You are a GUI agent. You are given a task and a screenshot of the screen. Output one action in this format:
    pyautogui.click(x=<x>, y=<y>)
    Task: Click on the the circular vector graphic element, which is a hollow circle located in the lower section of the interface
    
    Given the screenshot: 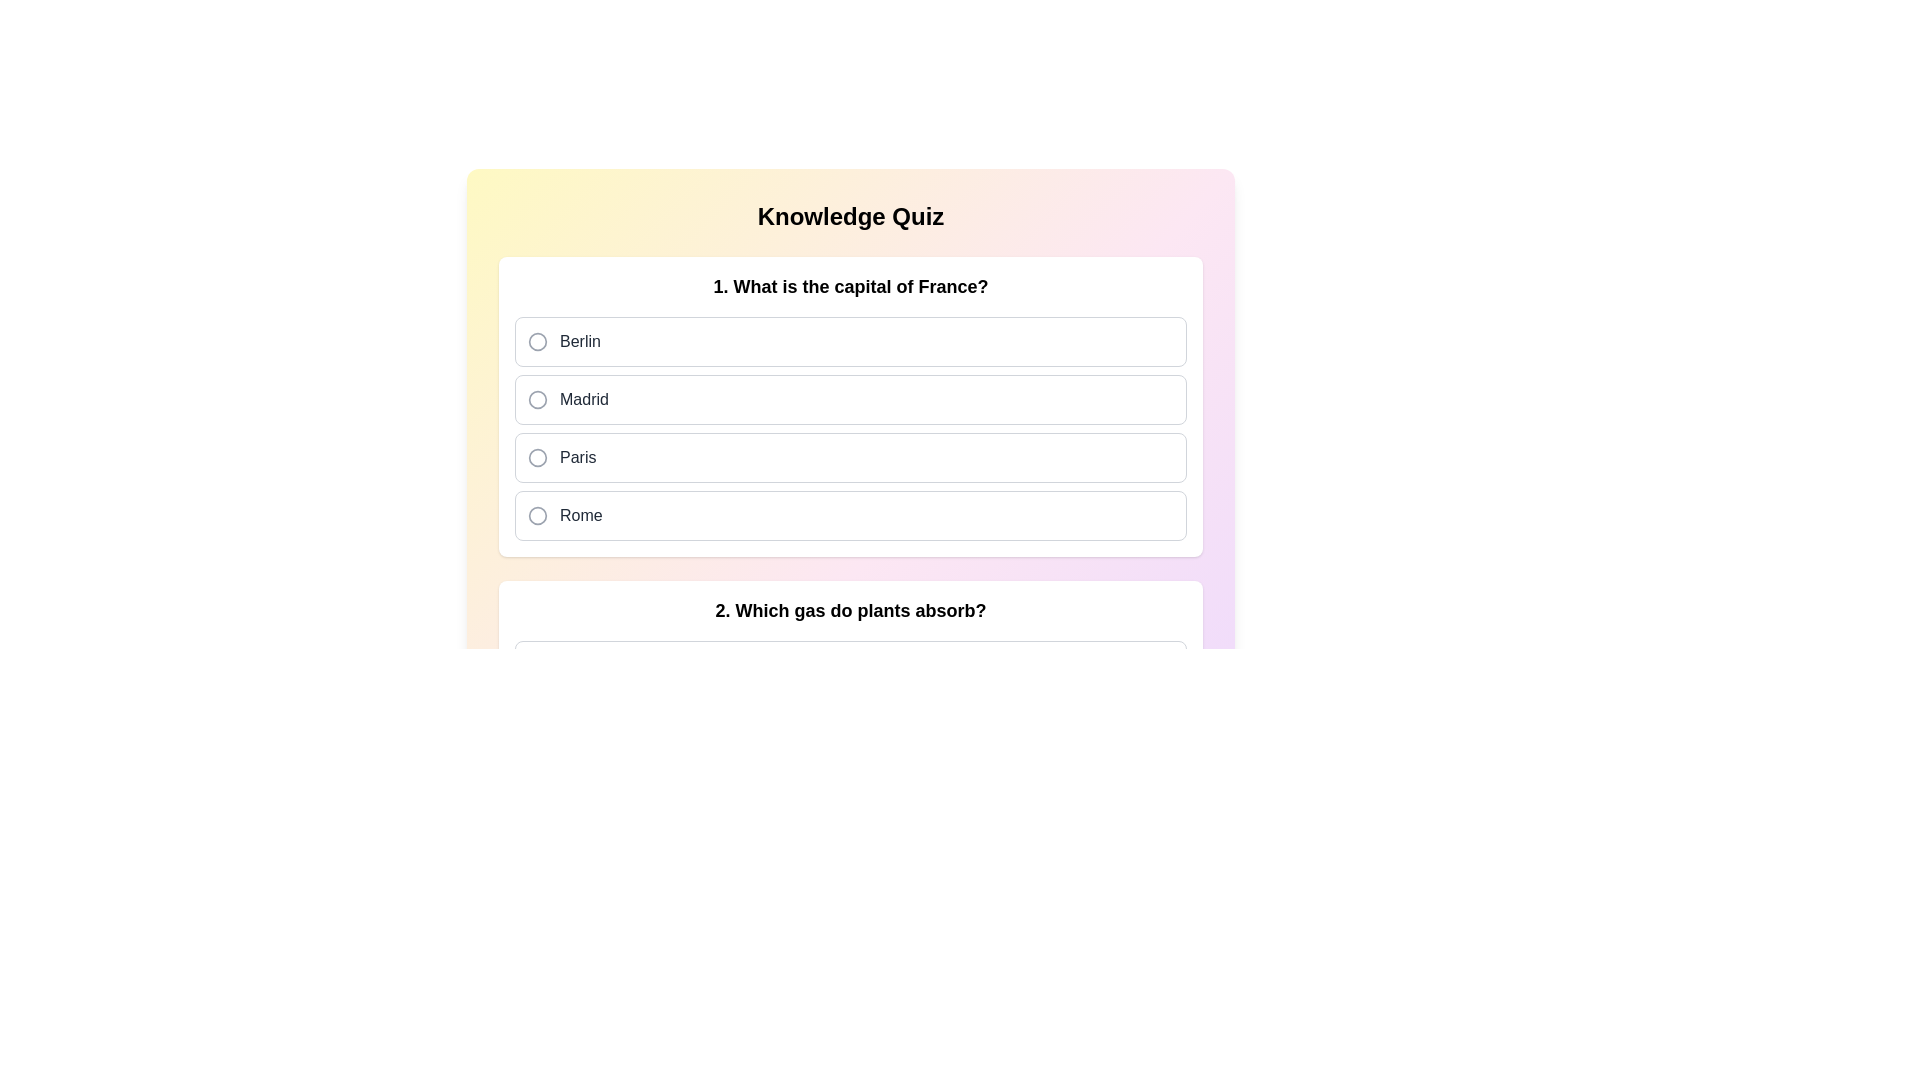 What is the action you would take?
    pyautogui.click(x=537, y=724)
    